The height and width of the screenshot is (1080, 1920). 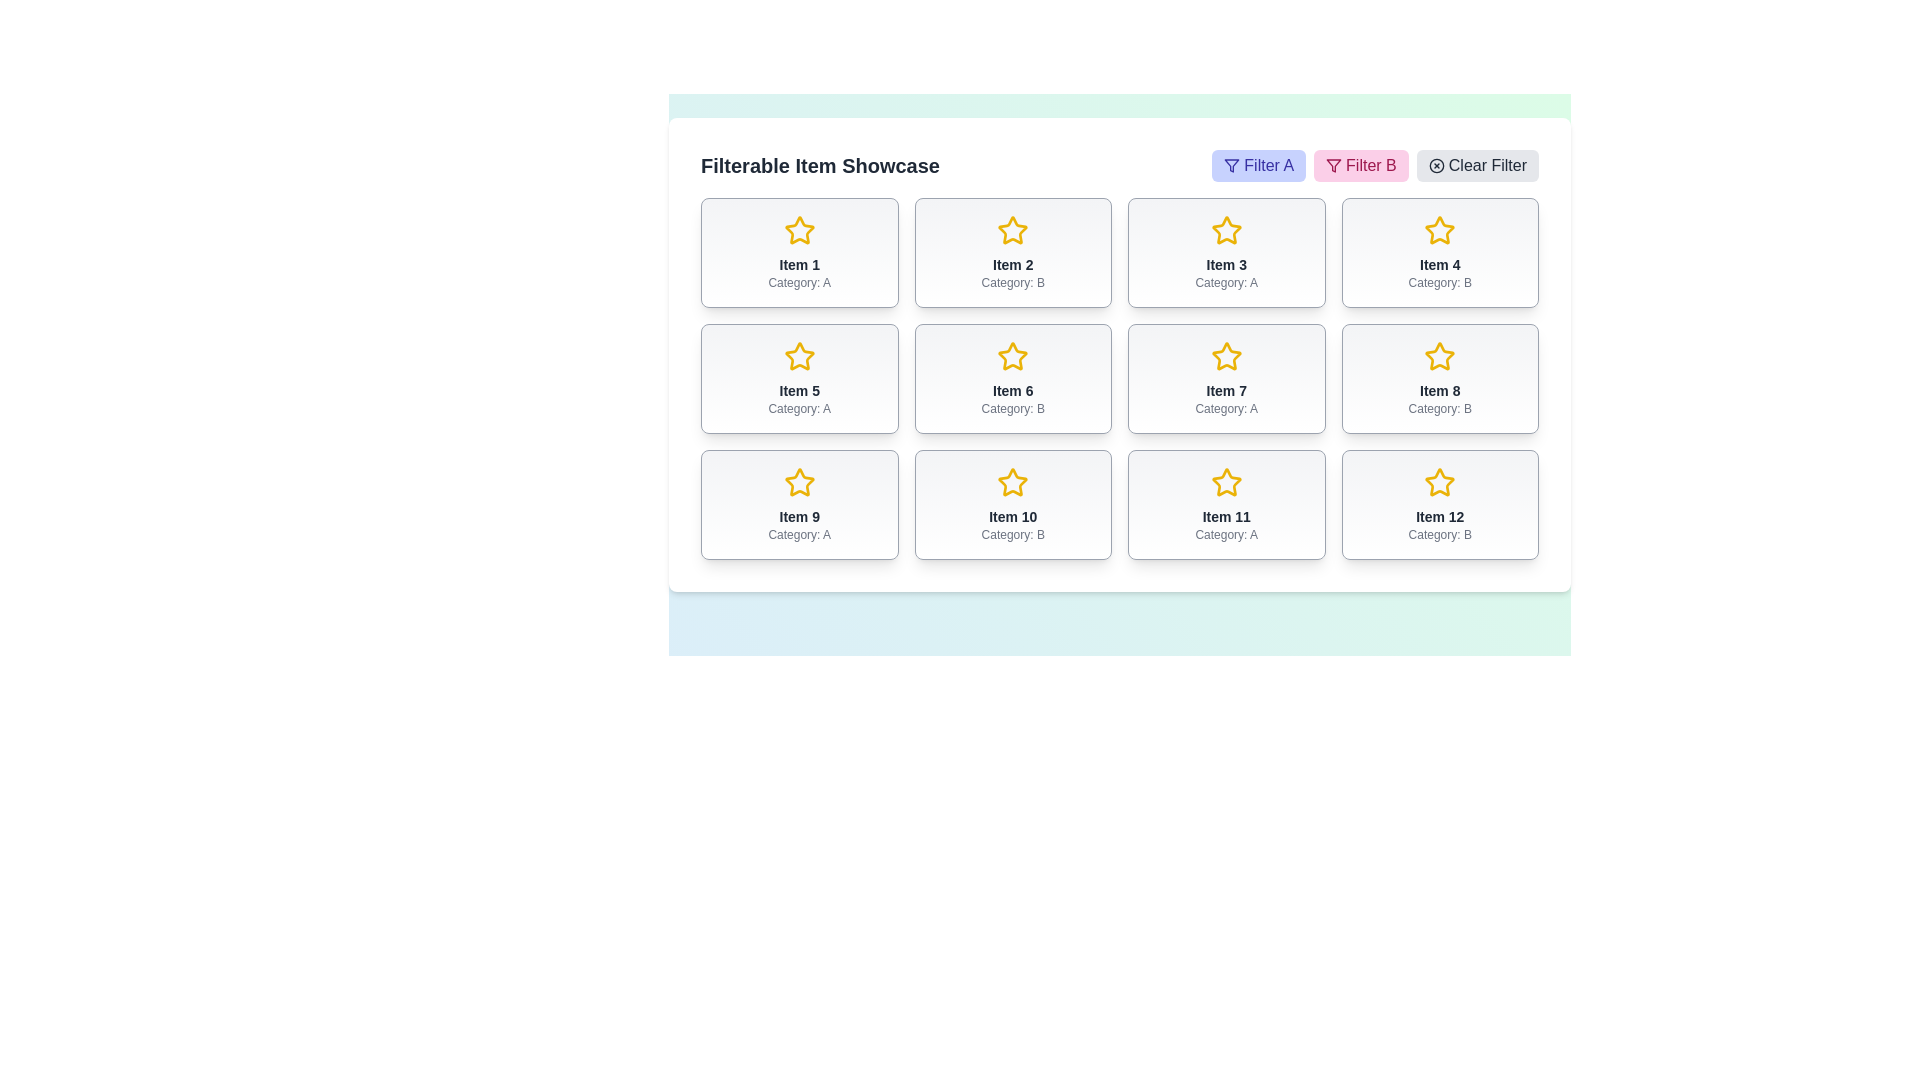 I want to click on the text label that specifies the category 'B' for 'Item 6', located at the bottom of the card underneath the star icon and the bold label, so click(x=1013, y=407).